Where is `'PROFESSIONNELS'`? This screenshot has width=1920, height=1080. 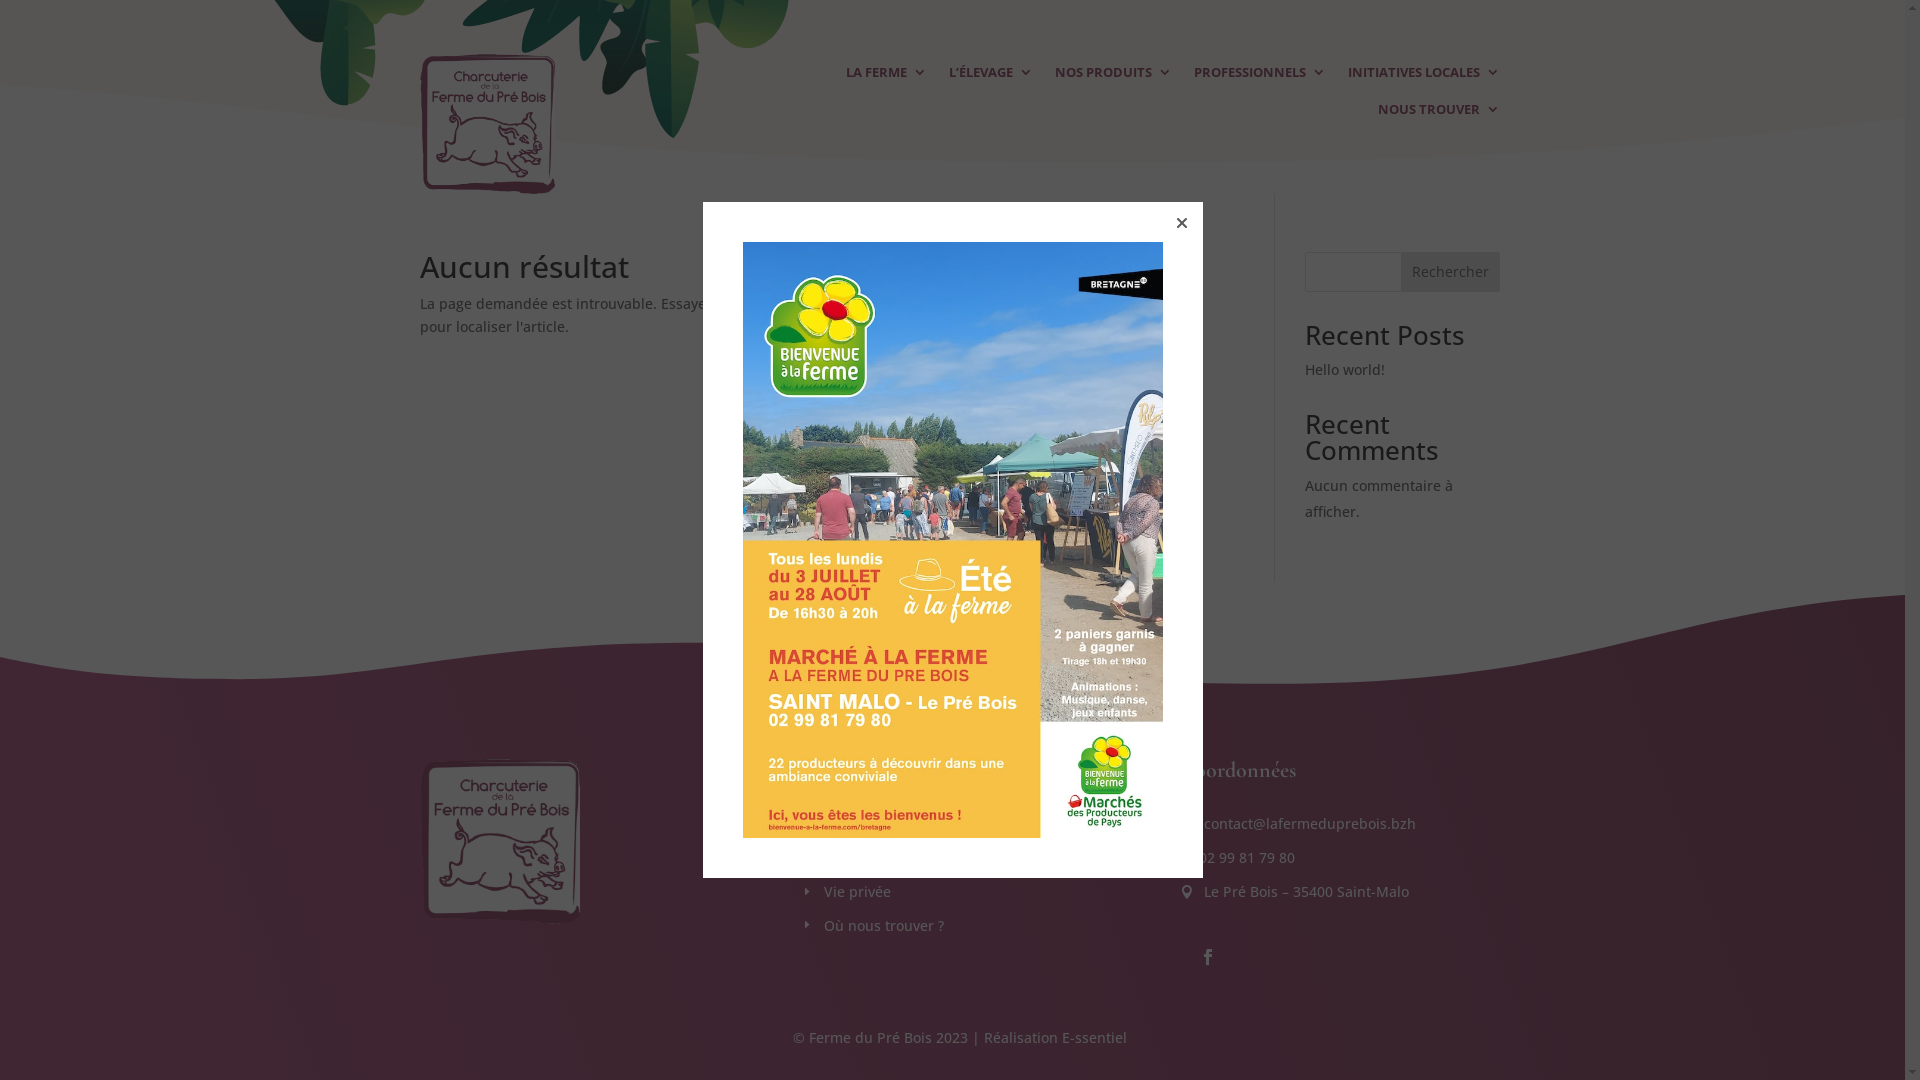
'PROFESSIONNELS' is located at coordinates (1194, 75).